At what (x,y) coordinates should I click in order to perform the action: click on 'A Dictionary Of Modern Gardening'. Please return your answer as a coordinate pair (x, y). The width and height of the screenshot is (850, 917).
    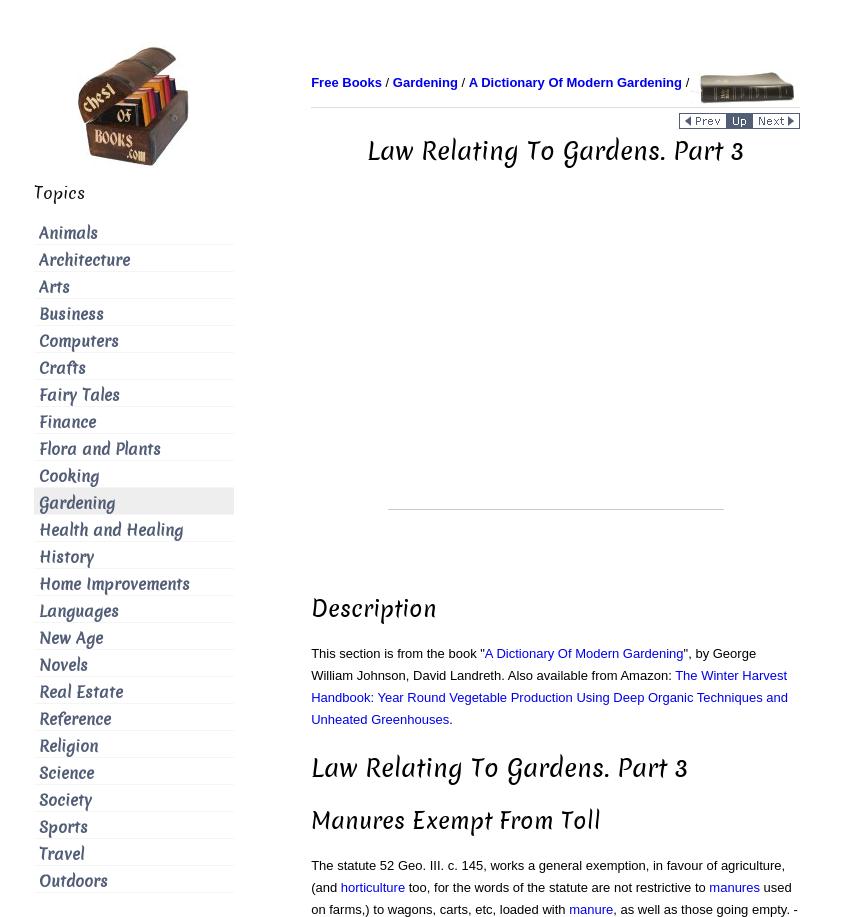
    Looking at the image, I should click on (583, 652).